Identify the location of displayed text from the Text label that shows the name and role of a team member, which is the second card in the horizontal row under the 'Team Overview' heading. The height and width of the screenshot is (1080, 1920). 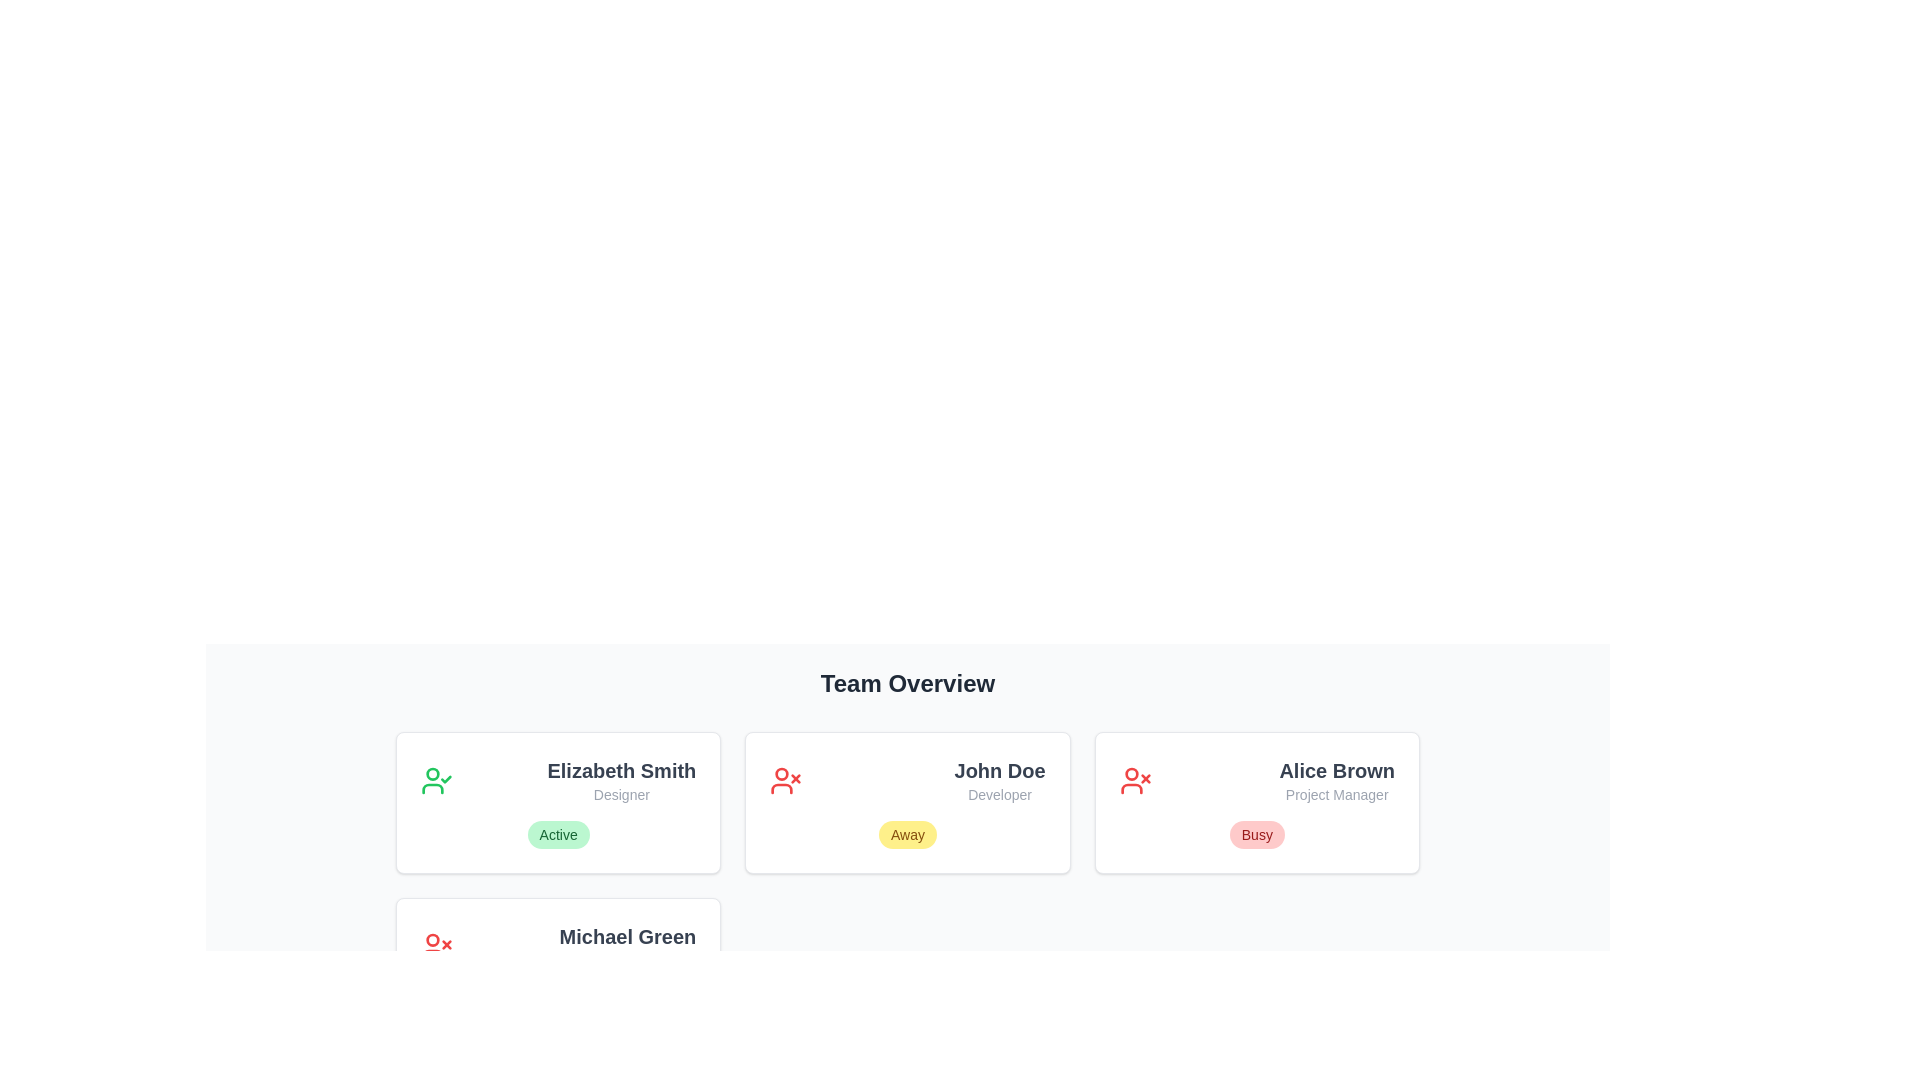
(1000, 779).